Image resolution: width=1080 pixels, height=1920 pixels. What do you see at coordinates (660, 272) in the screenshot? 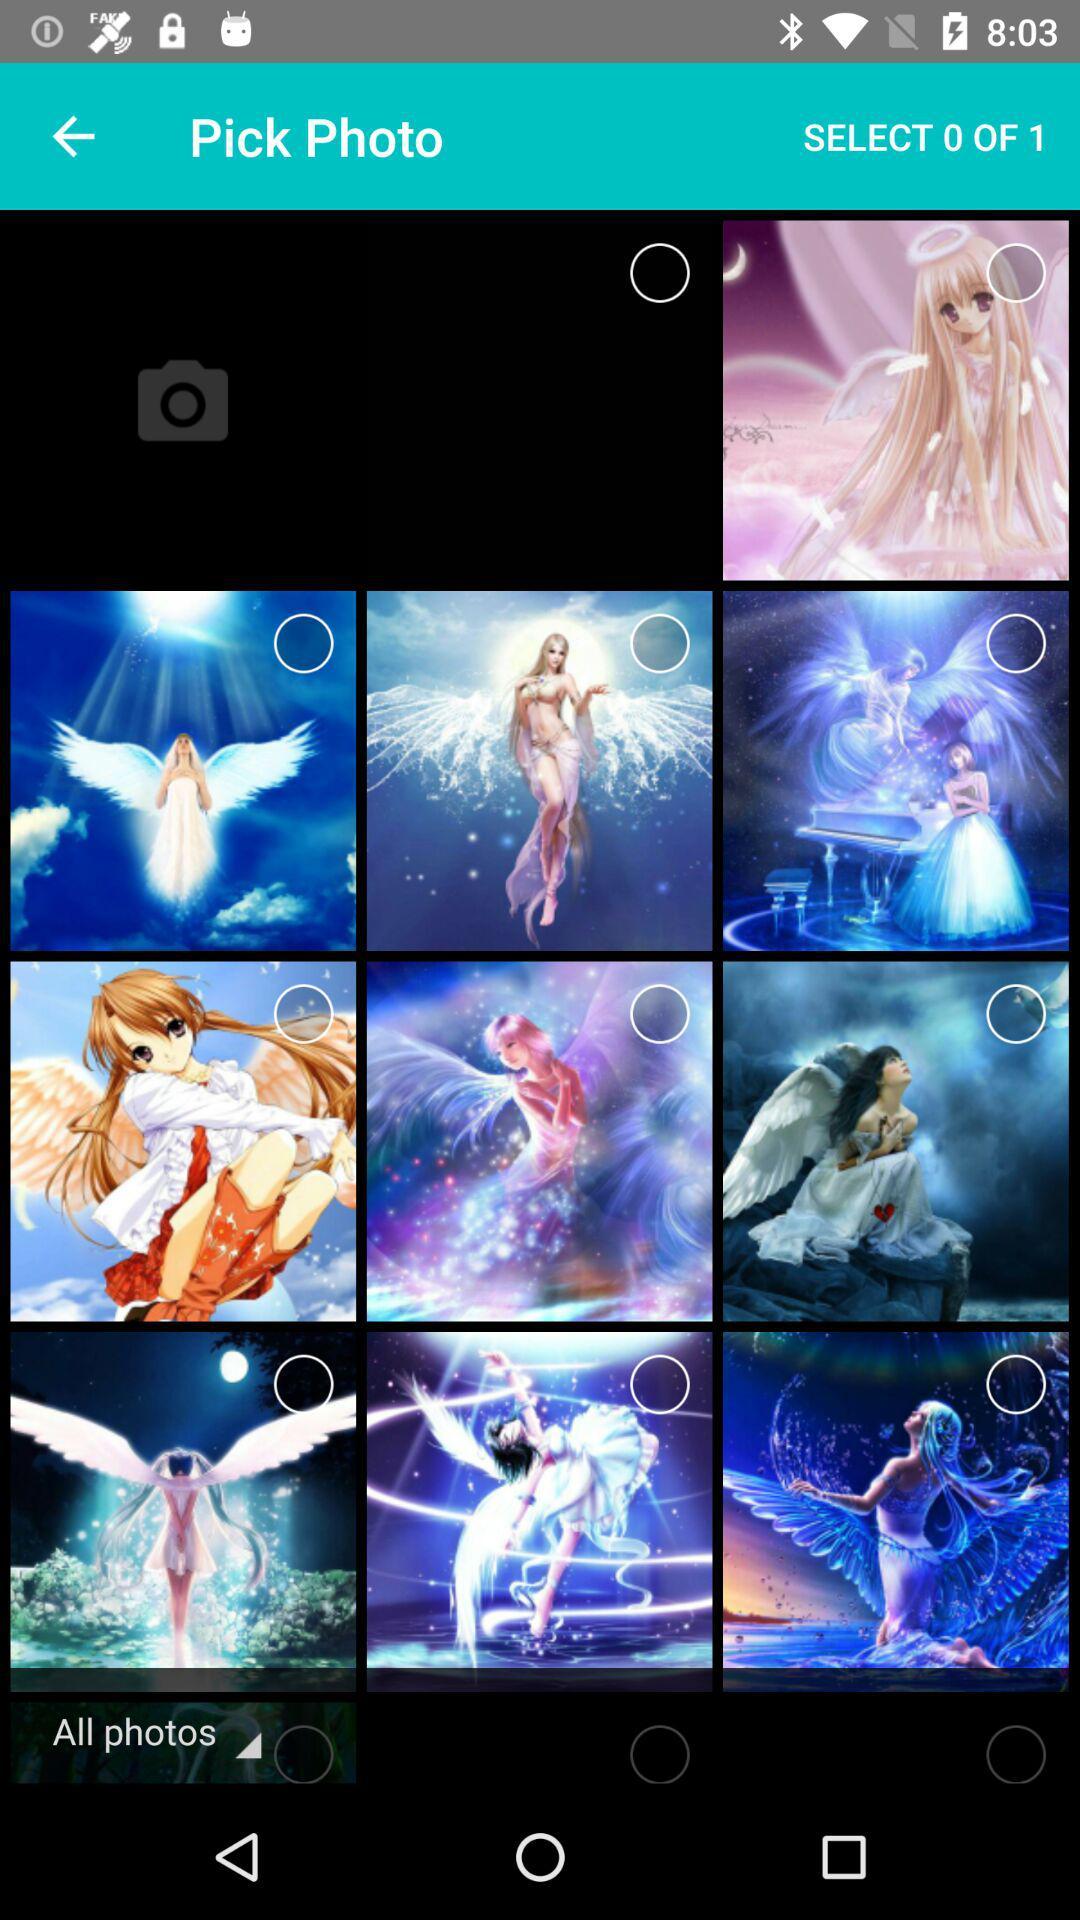
I see `select button in the first row first image` at bounding box center [660, 272].